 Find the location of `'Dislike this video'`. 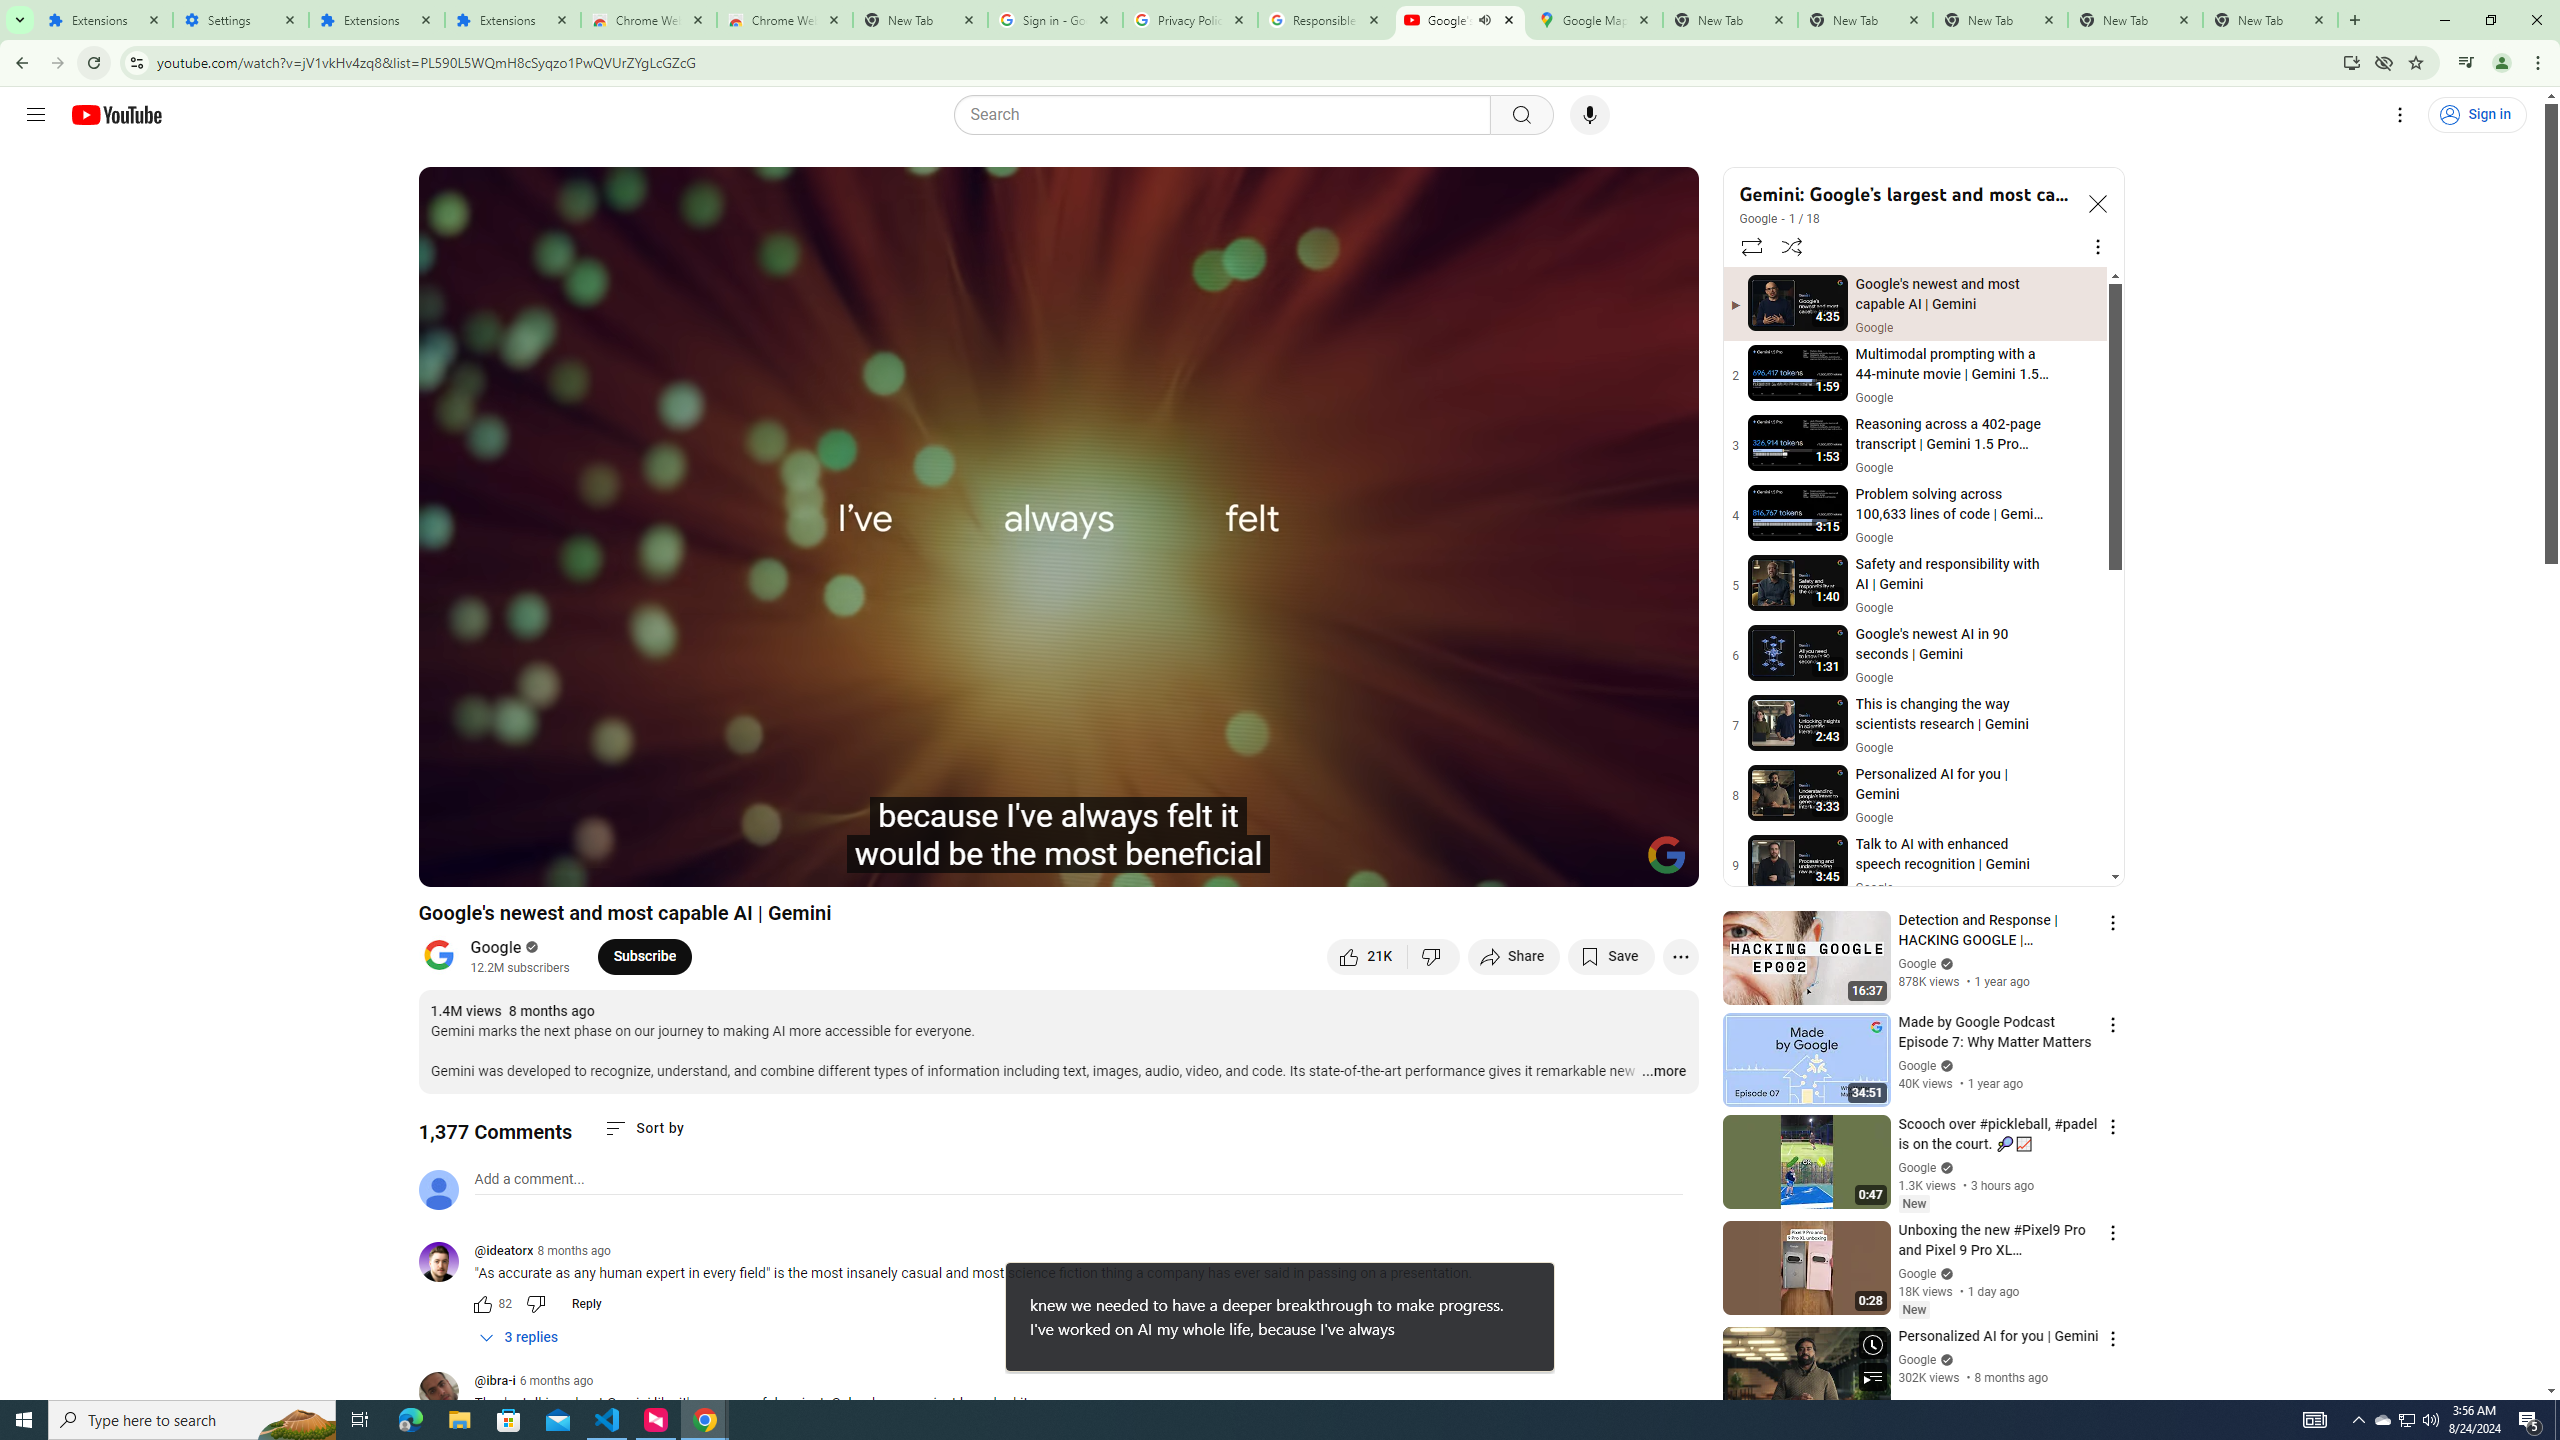

'Dislike this video' is located at coordinates (1434, 955).